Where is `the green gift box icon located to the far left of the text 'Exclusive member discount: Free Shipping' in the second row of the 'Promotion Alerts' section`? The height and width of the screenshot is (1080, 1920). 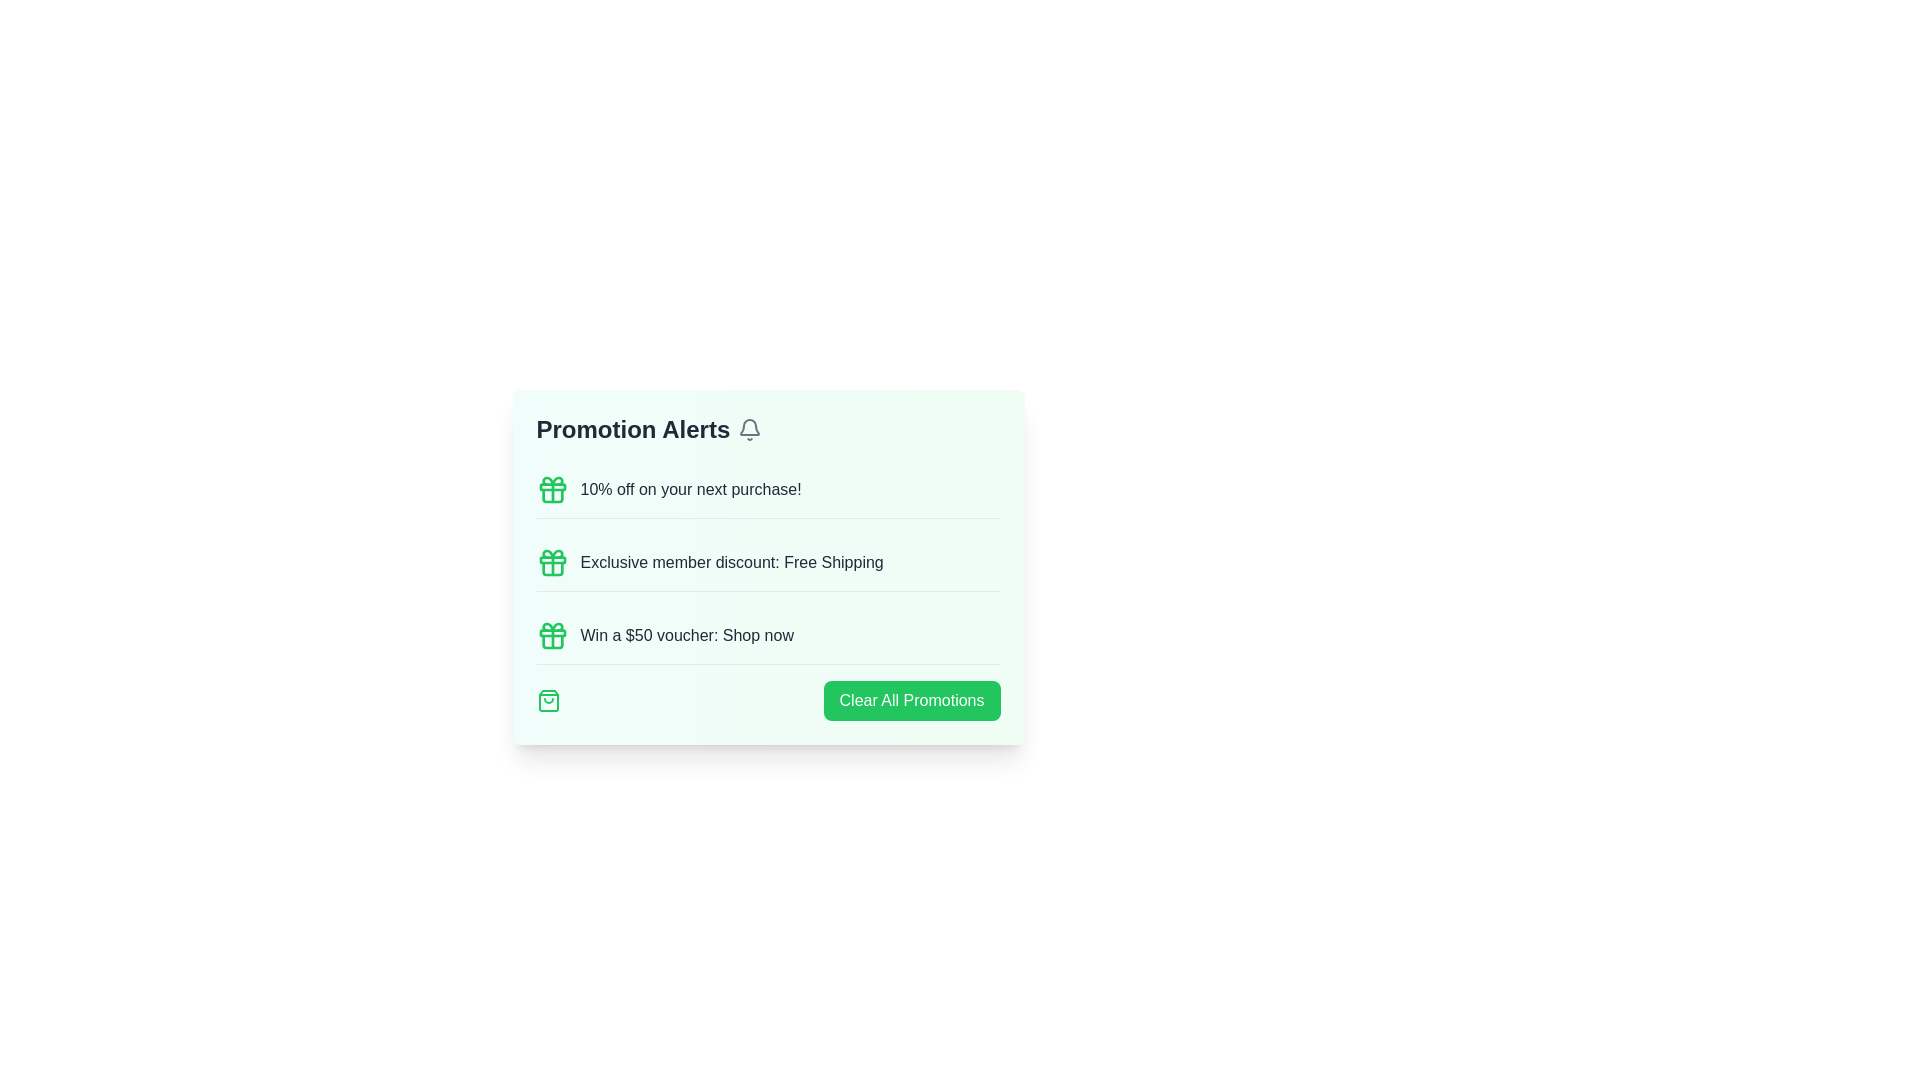
the green gift box icon located to the far left of the text 'Exclusive member discount: Free Shipping' in the second row of the 'Promotion Alerts' section is located at coordinates (552, 563).